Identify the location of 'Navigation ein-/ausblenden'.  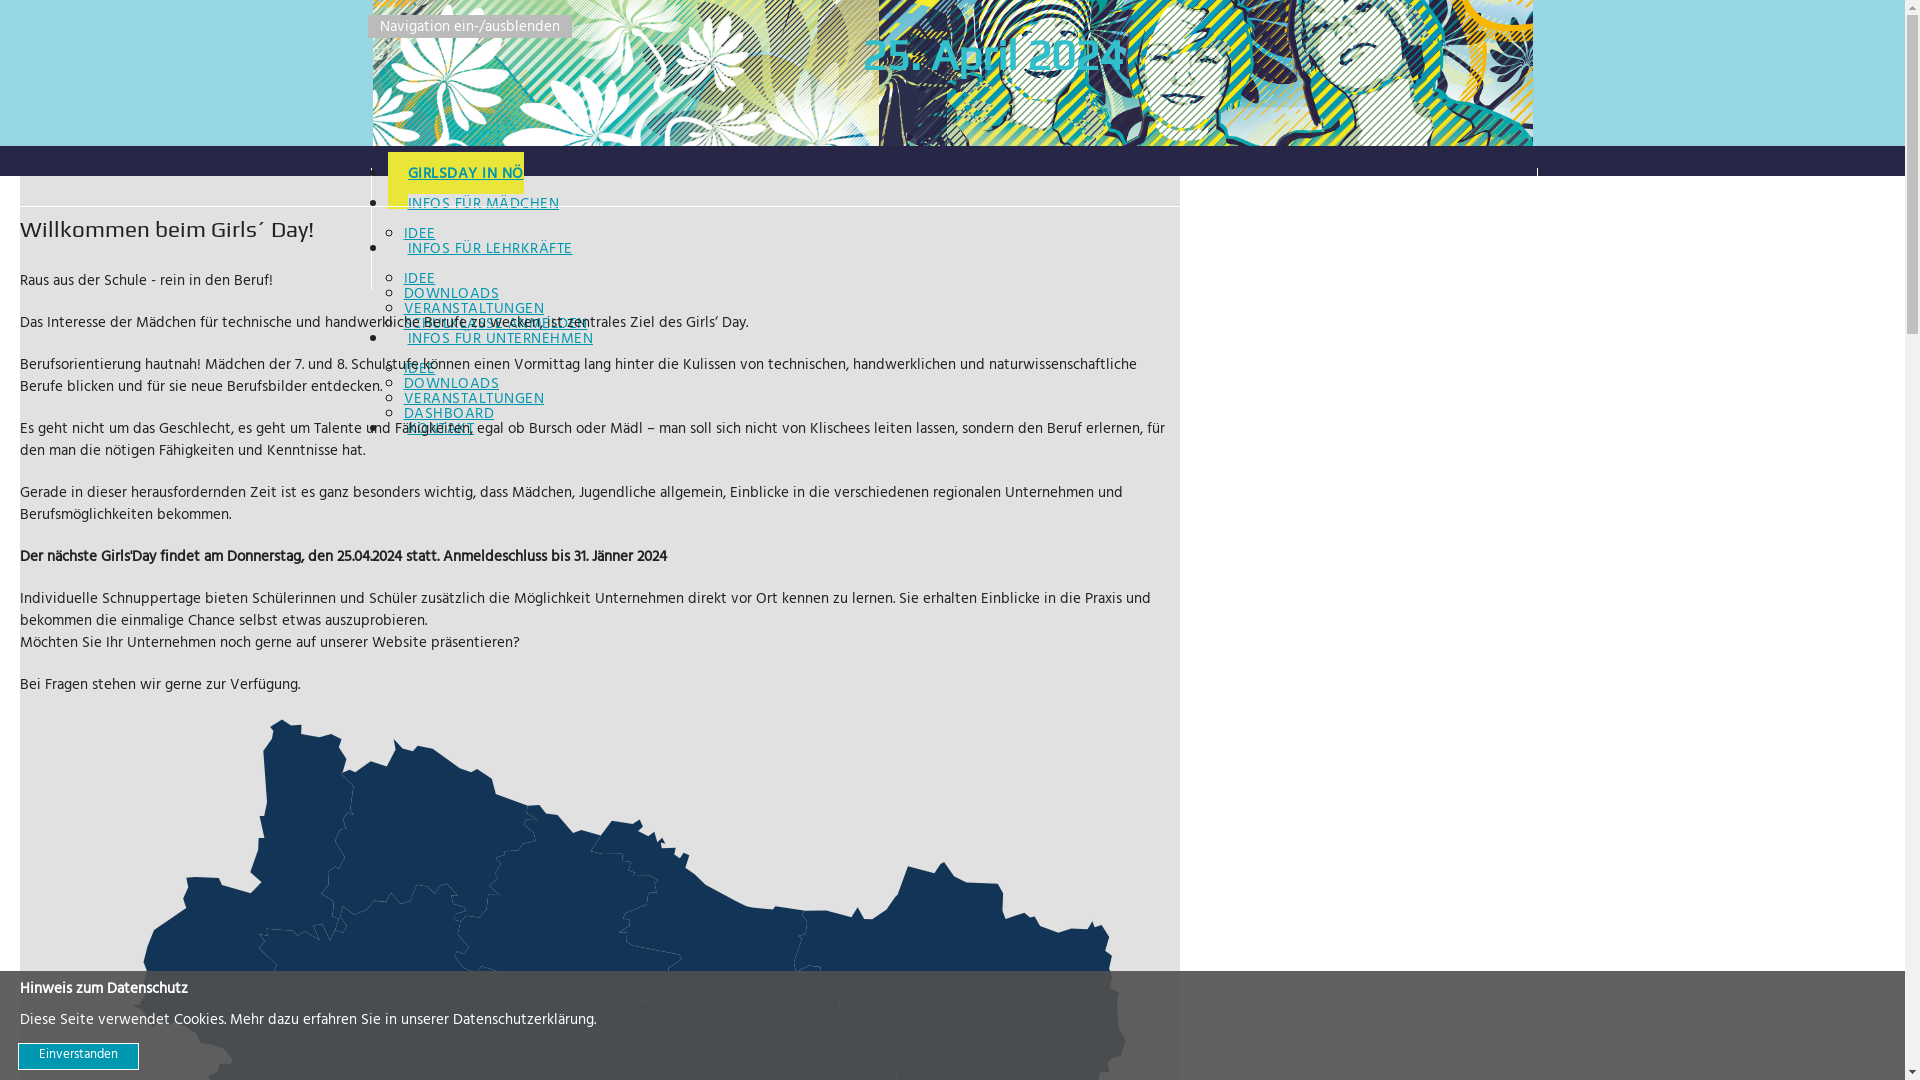
(469, 26).